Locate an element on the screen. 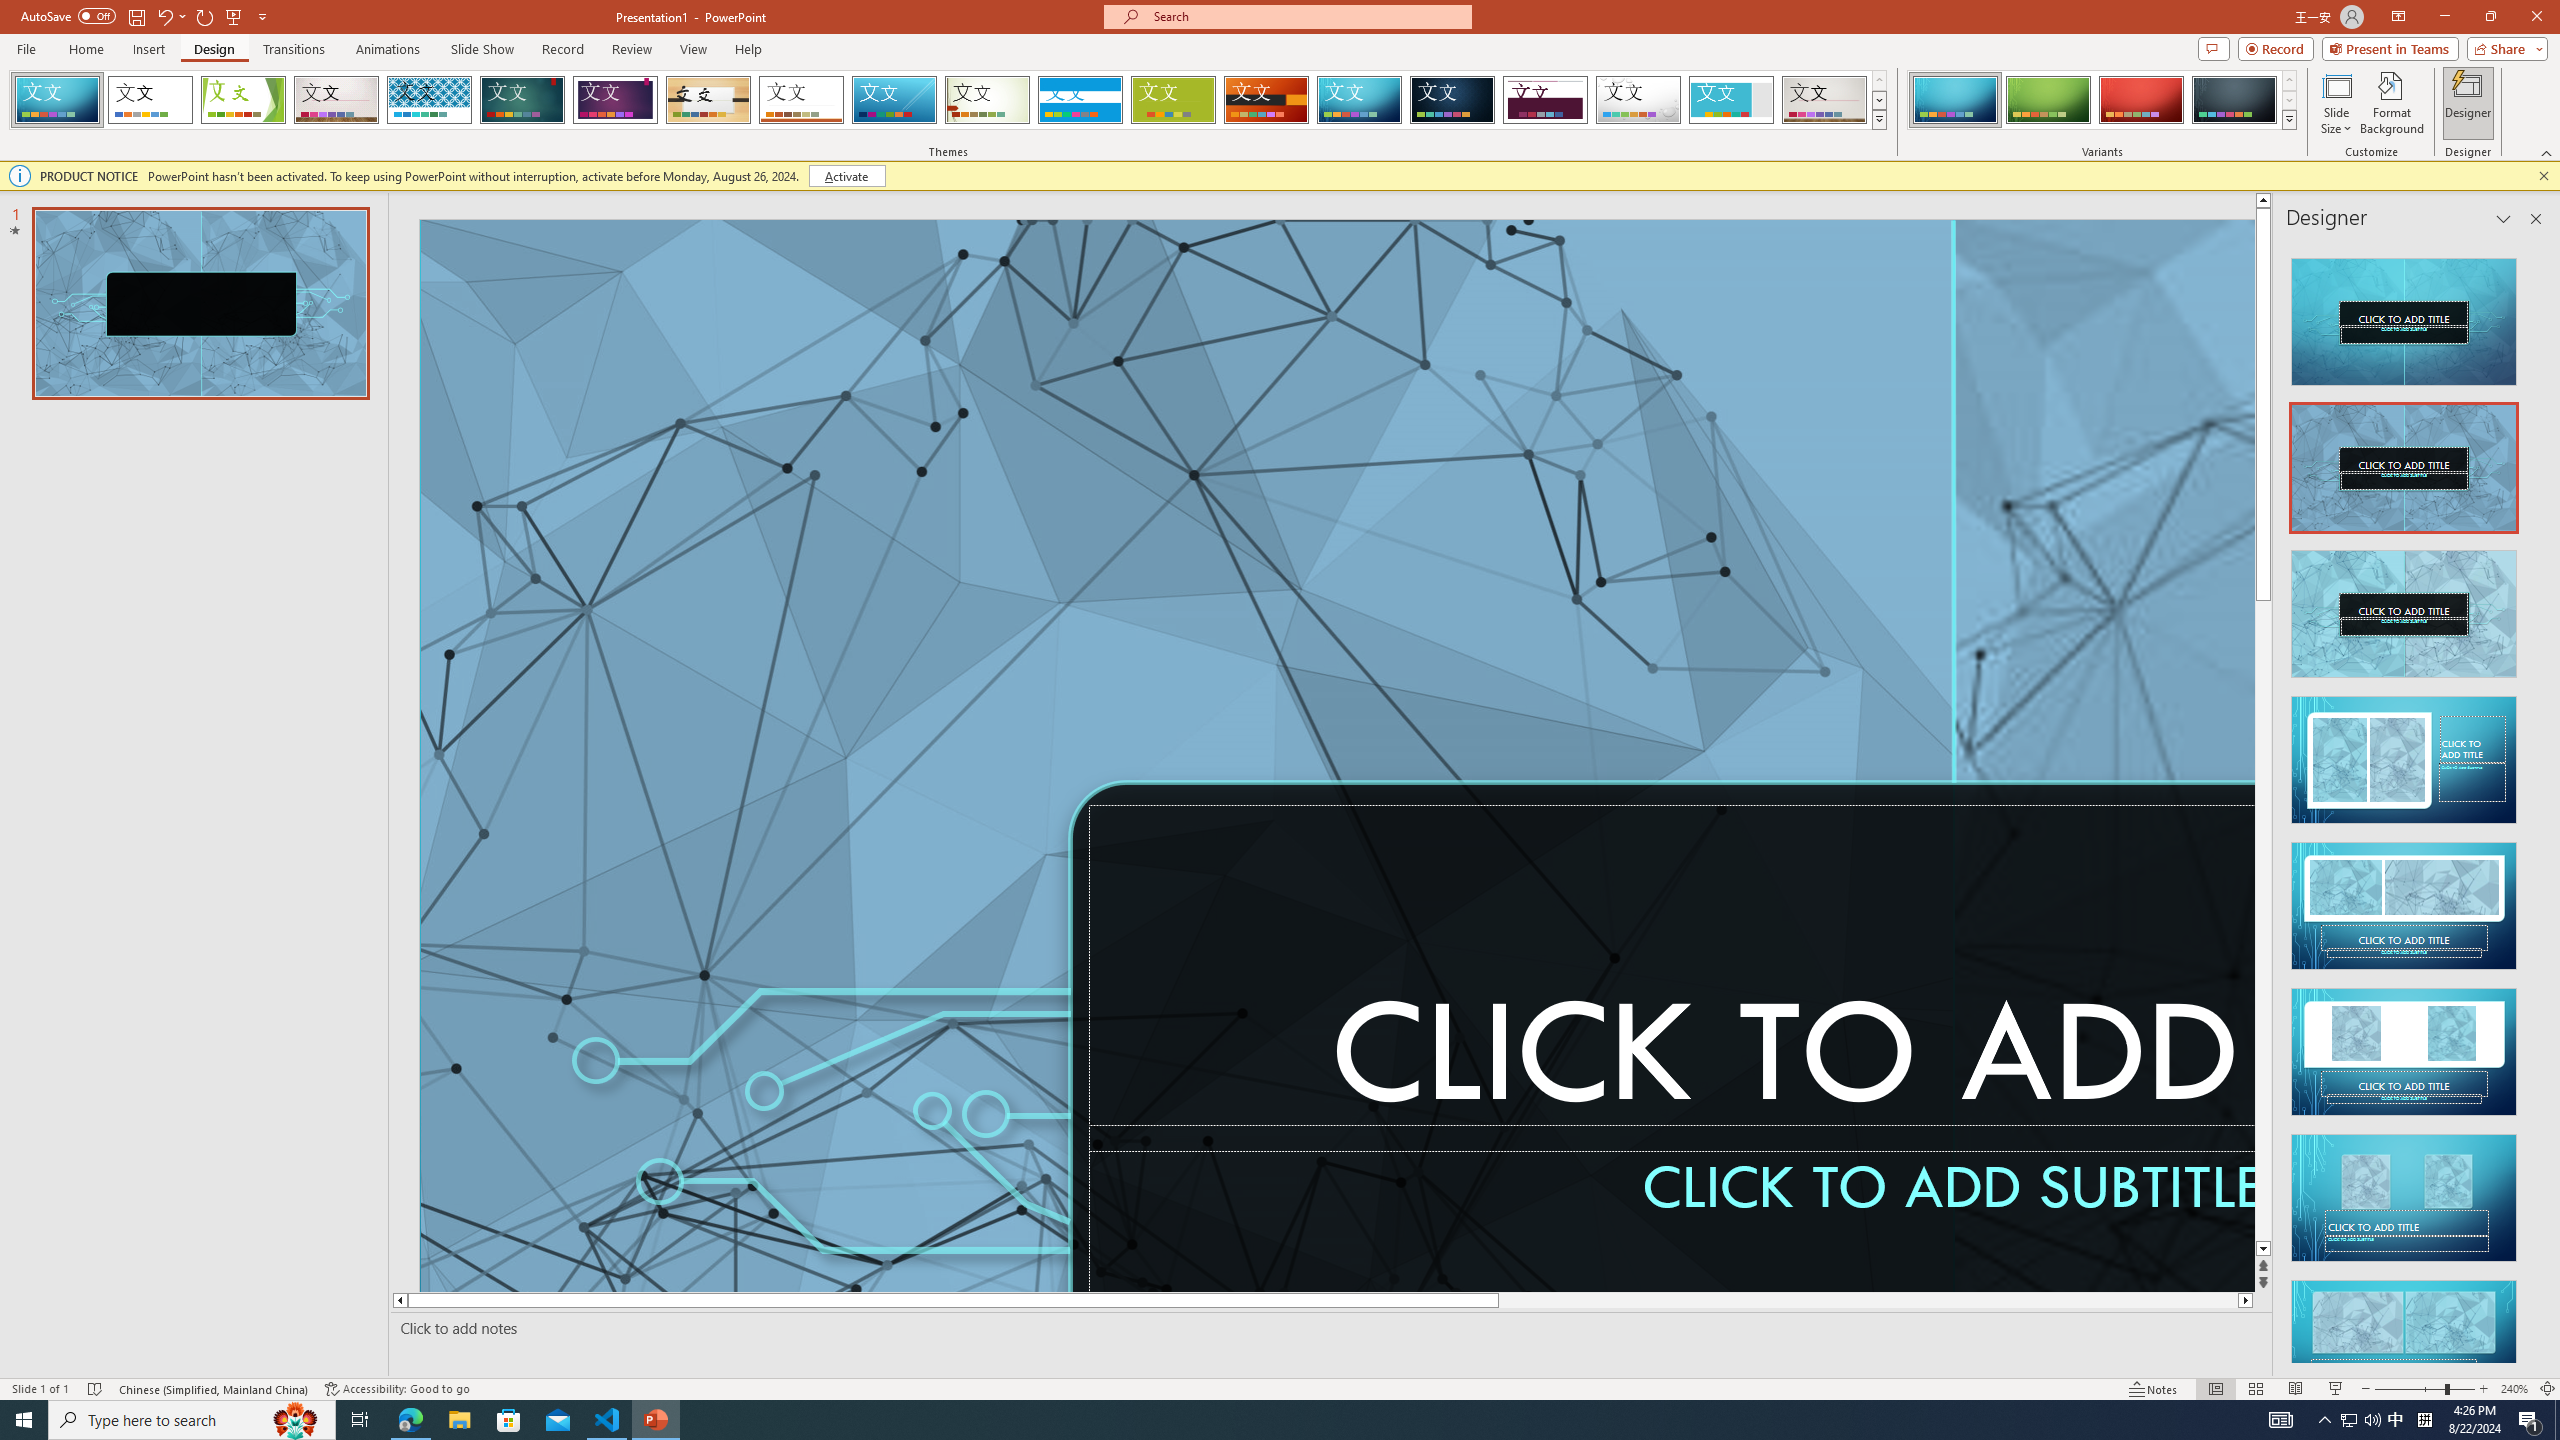 This screenshot has height=1440, width=2560. 'Berlin' is located at coordinates (1267, 99).